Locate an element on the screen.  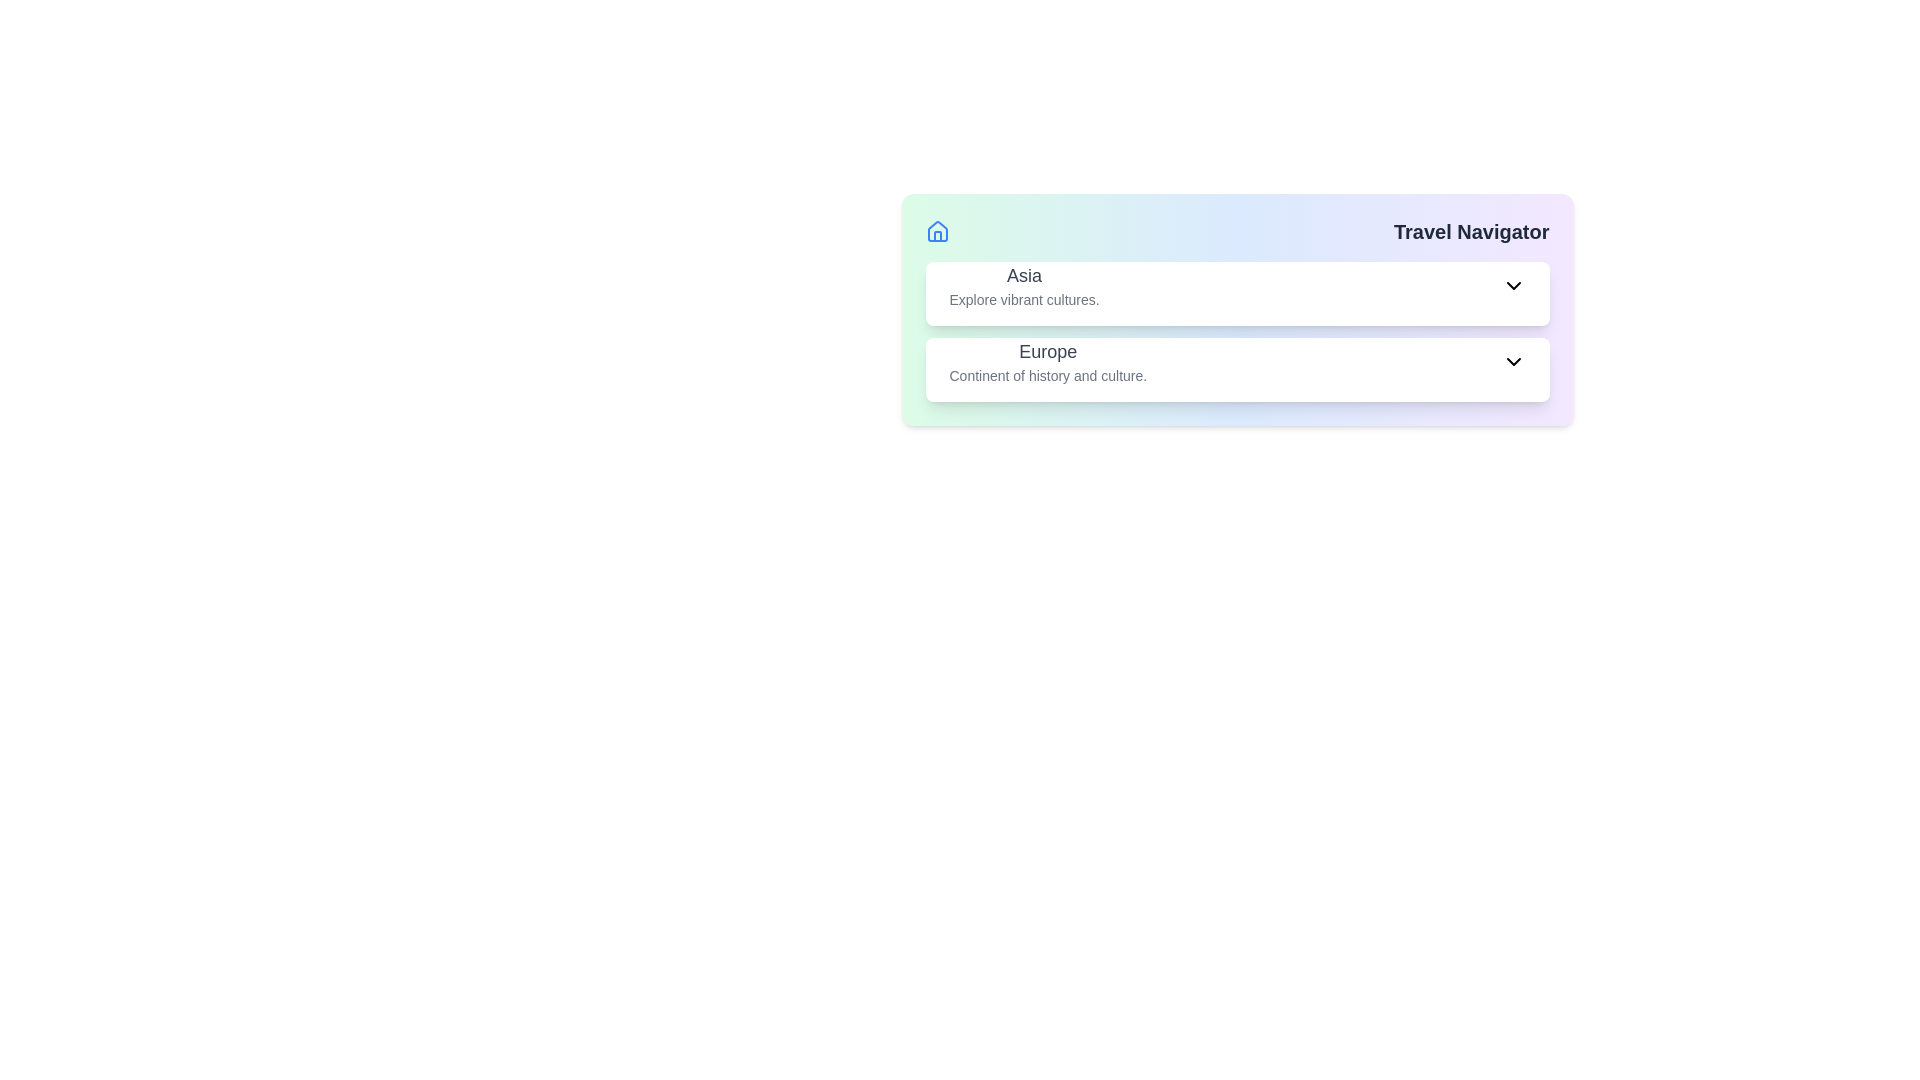
the 'Home' icon (SVG) located at the top-left corner of the 'Travel Navigator' panel is located at coordinates (936, 230).